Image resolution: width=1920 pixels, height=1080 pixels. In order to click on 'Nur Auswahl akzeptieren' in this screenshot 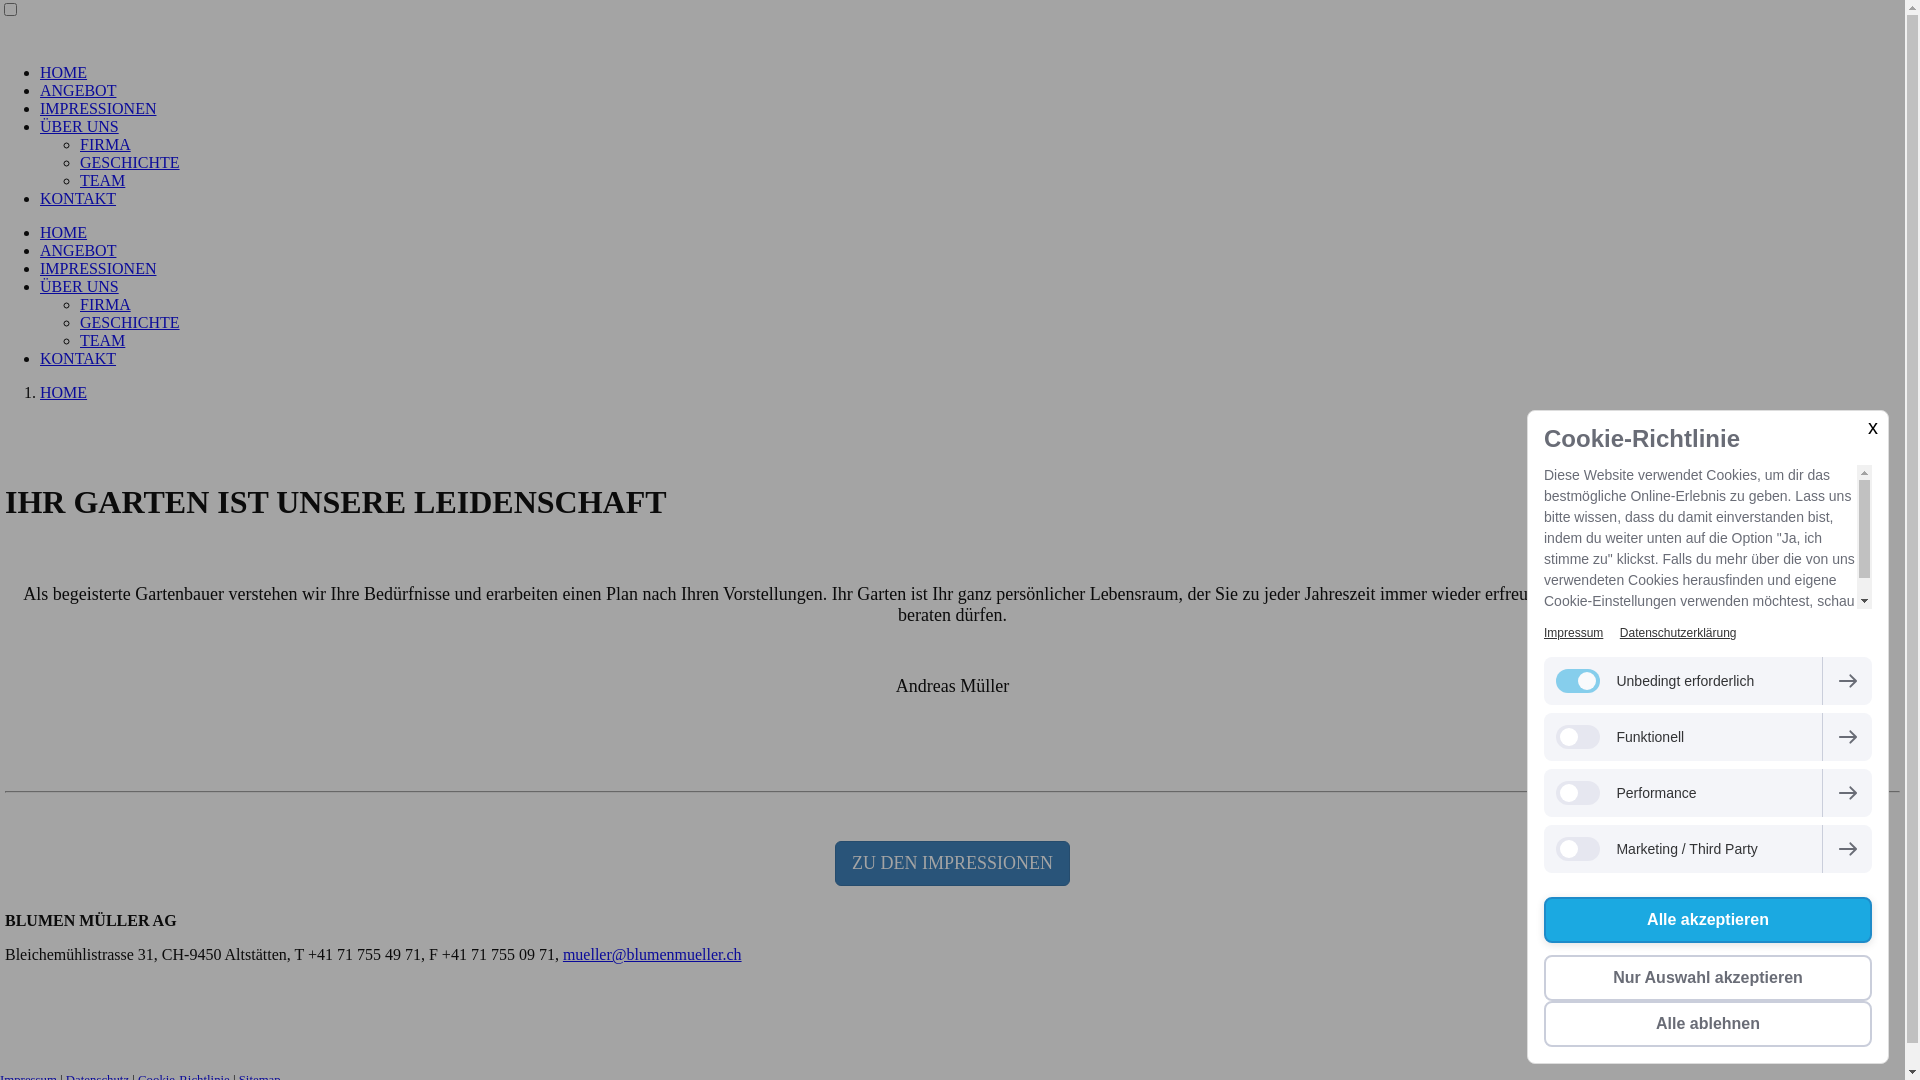, I will do `click(1707, 977)`.